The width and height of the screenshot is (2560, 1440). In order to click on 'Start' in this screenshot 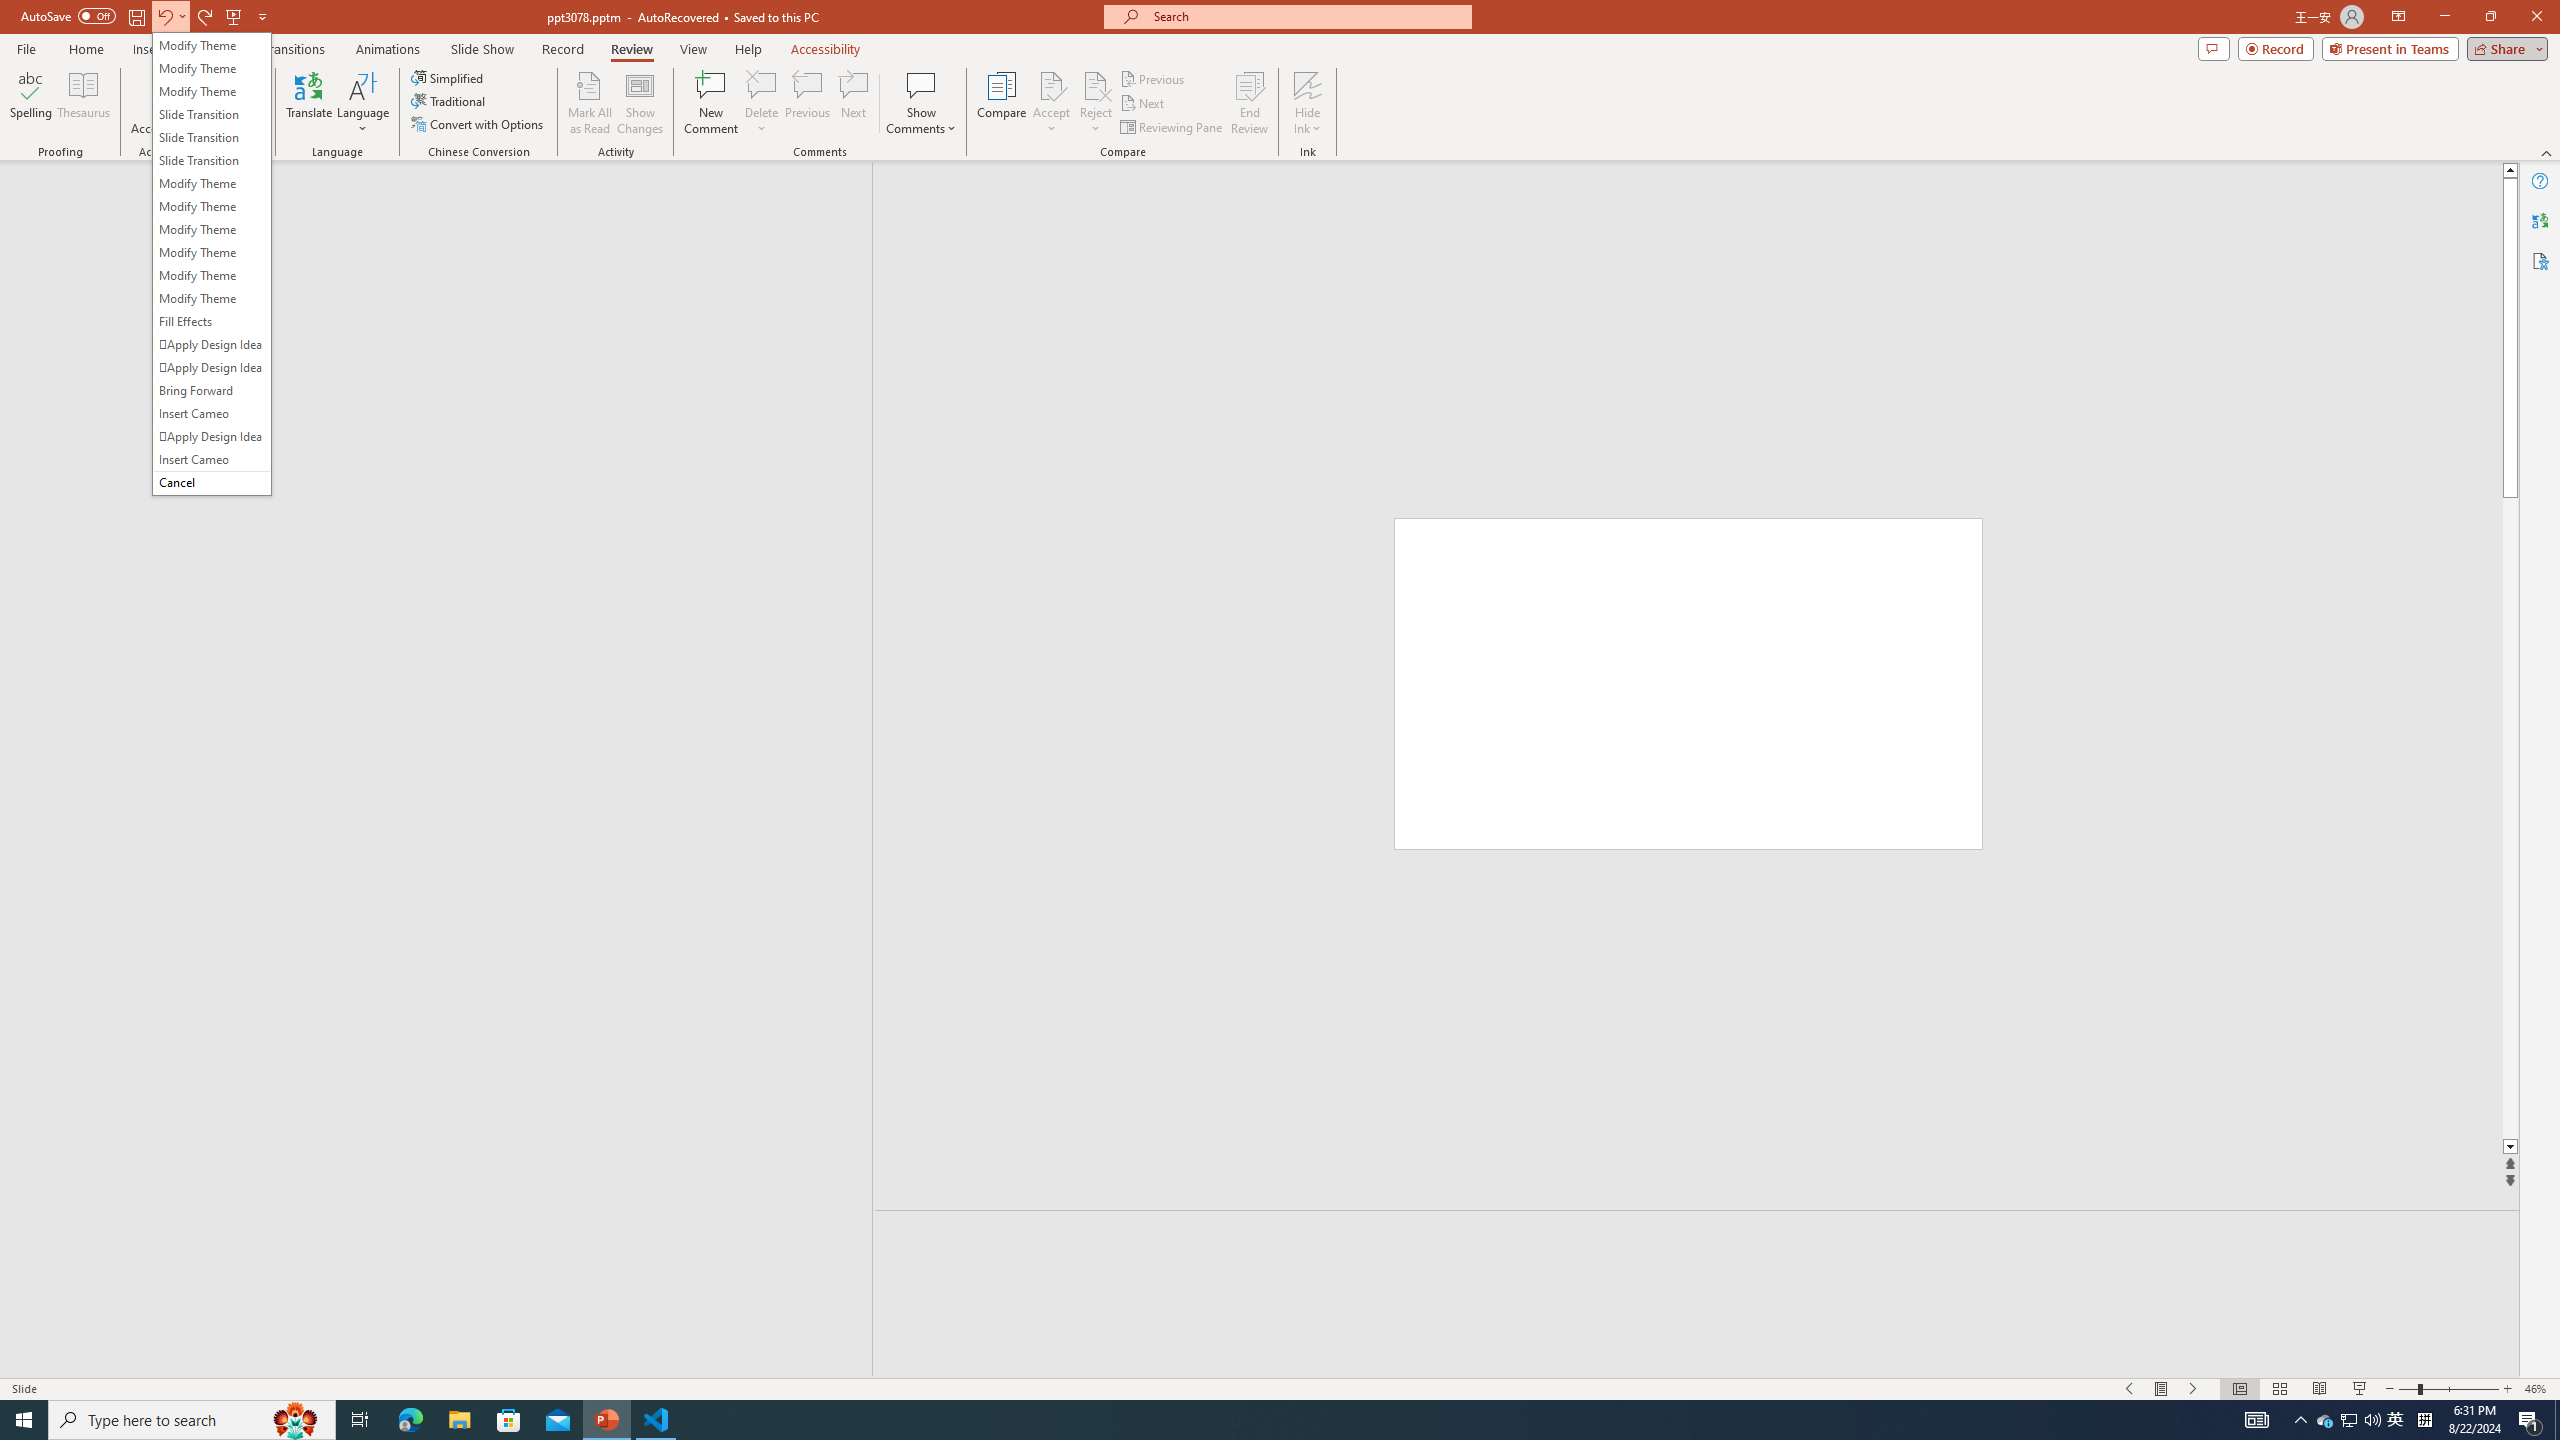, I will do `click(24, 1418)`.